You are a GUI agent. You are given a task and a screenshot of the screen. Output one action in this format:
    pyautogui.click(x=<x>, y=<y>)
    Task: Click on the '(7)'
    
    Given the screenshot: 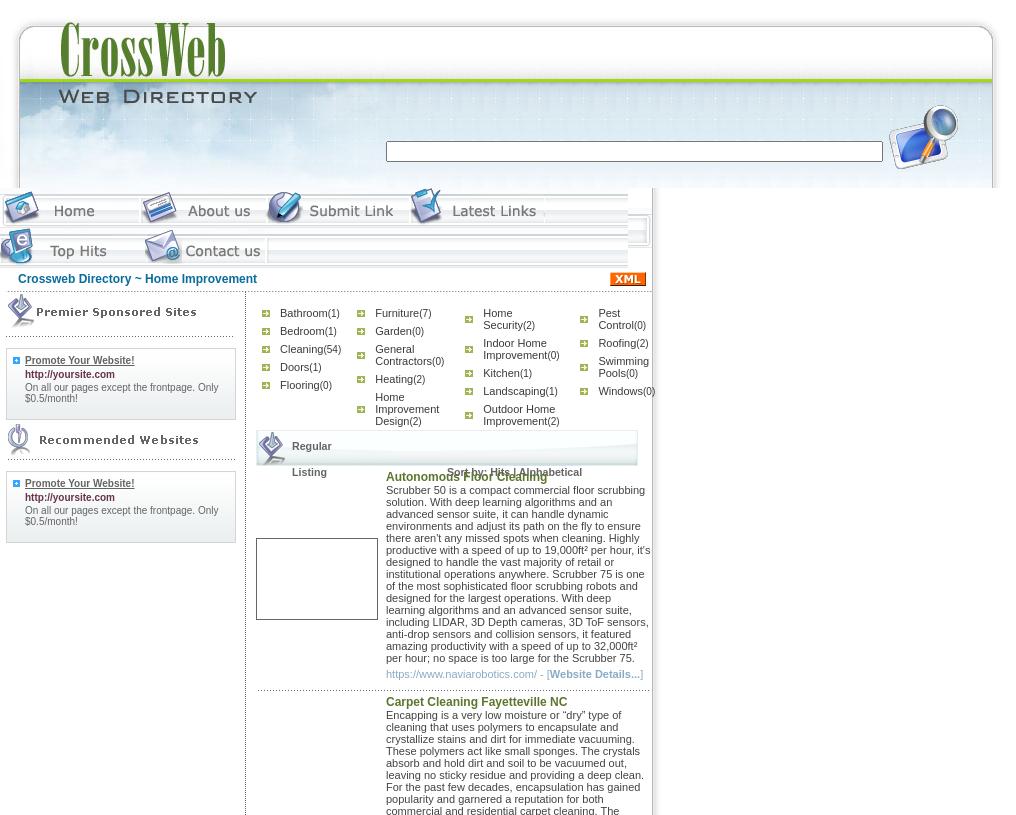 What is the action you would take?
    pyautogui.click(x=423, y=312)
    